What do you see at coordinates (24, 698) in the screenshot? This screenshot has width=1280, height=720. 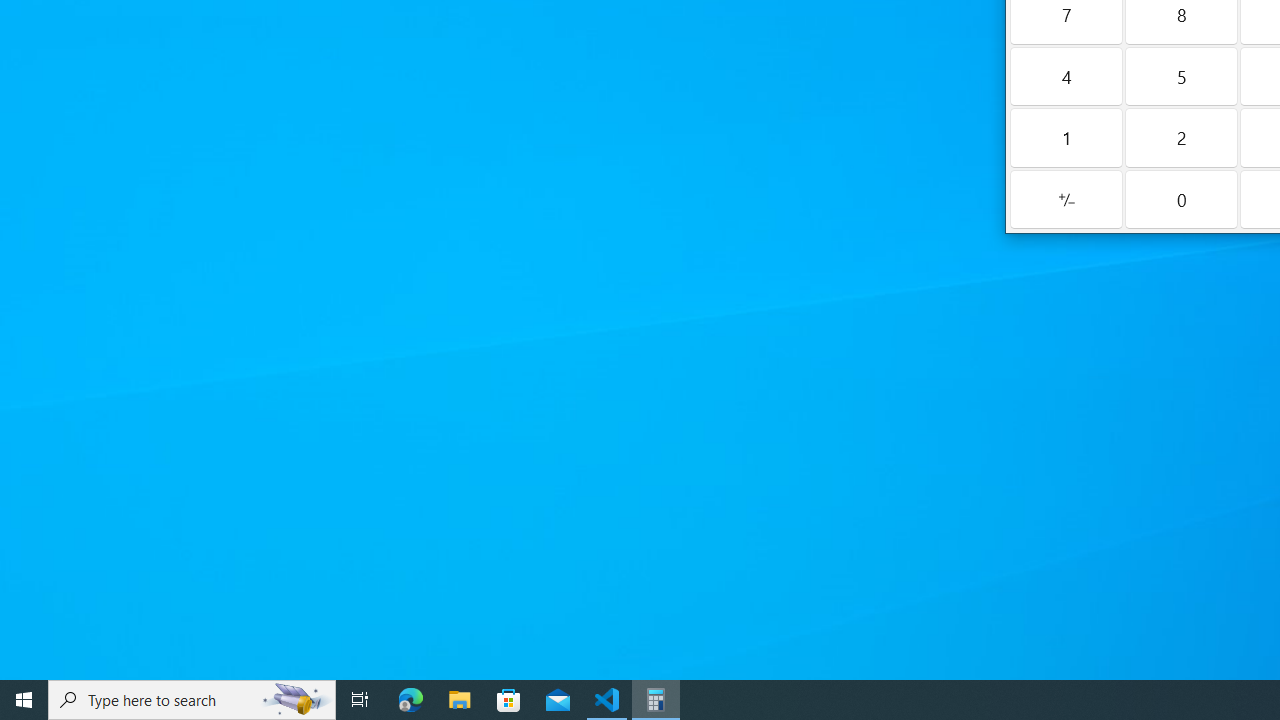 I see `'Start'` at bounding box center [24, 698].